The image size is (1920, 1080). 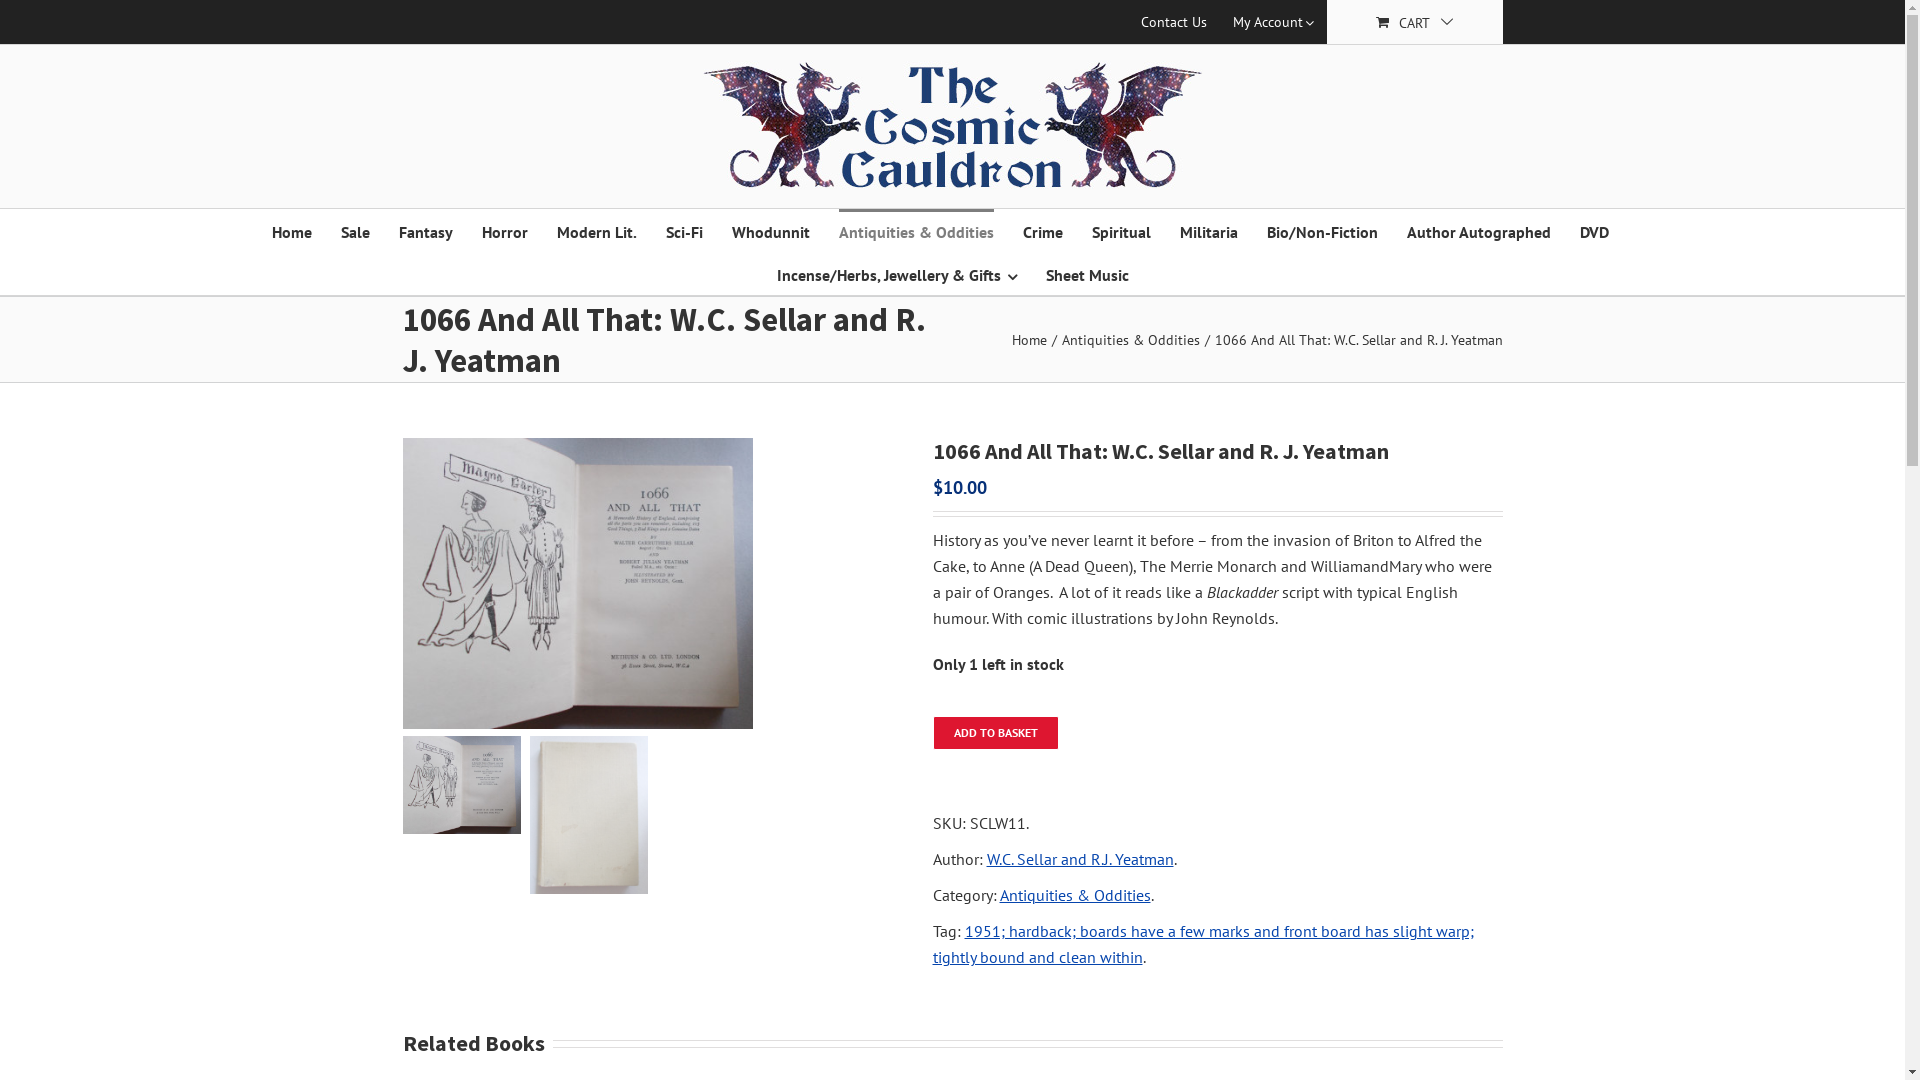 What do you see at coordinates (1272, 22) in the screenshot?
I see `'My Account'` at bounding box center [1272, 22].